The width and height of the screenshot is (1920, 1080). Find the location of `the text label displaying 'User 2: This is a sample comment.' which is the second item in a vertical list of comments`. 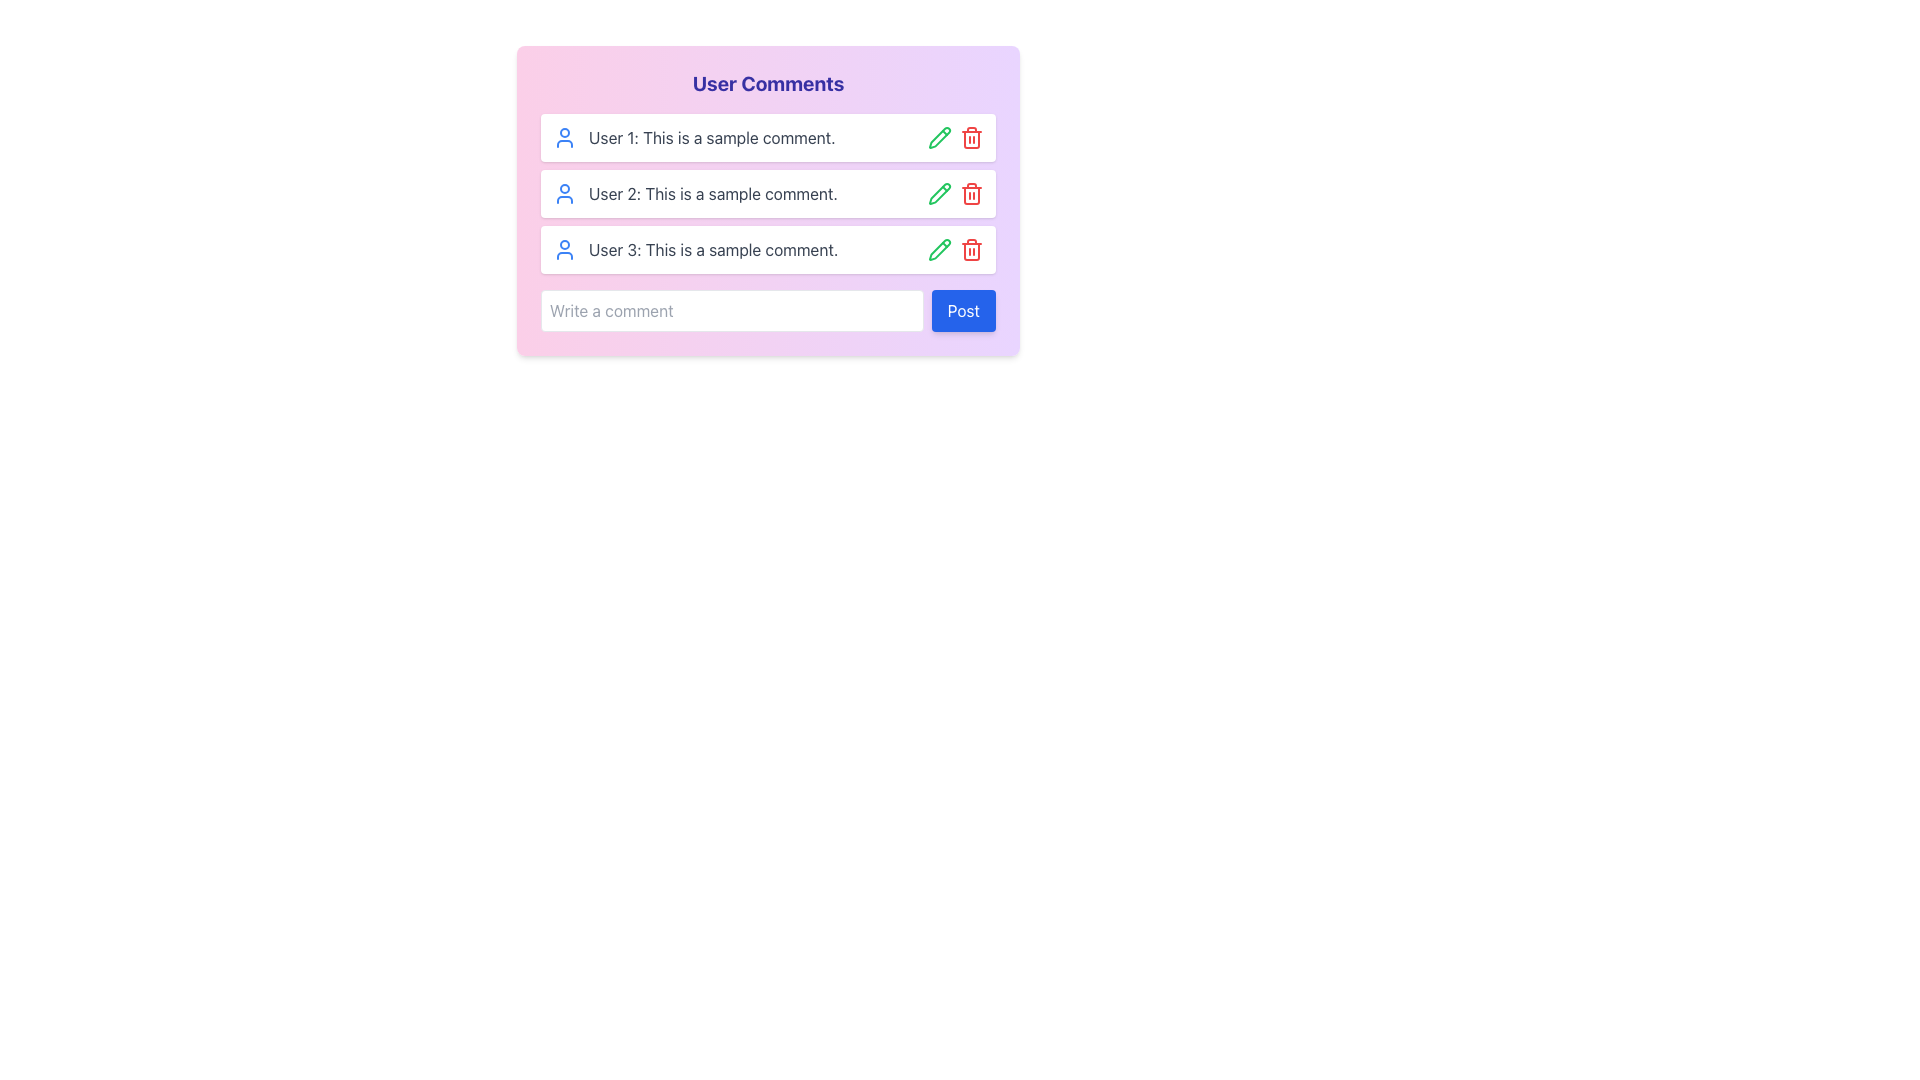

the text label displaying 'User 2: This is a sample comment.' which is the second item in a vertical list of comments is located at coordinates (713, 193).